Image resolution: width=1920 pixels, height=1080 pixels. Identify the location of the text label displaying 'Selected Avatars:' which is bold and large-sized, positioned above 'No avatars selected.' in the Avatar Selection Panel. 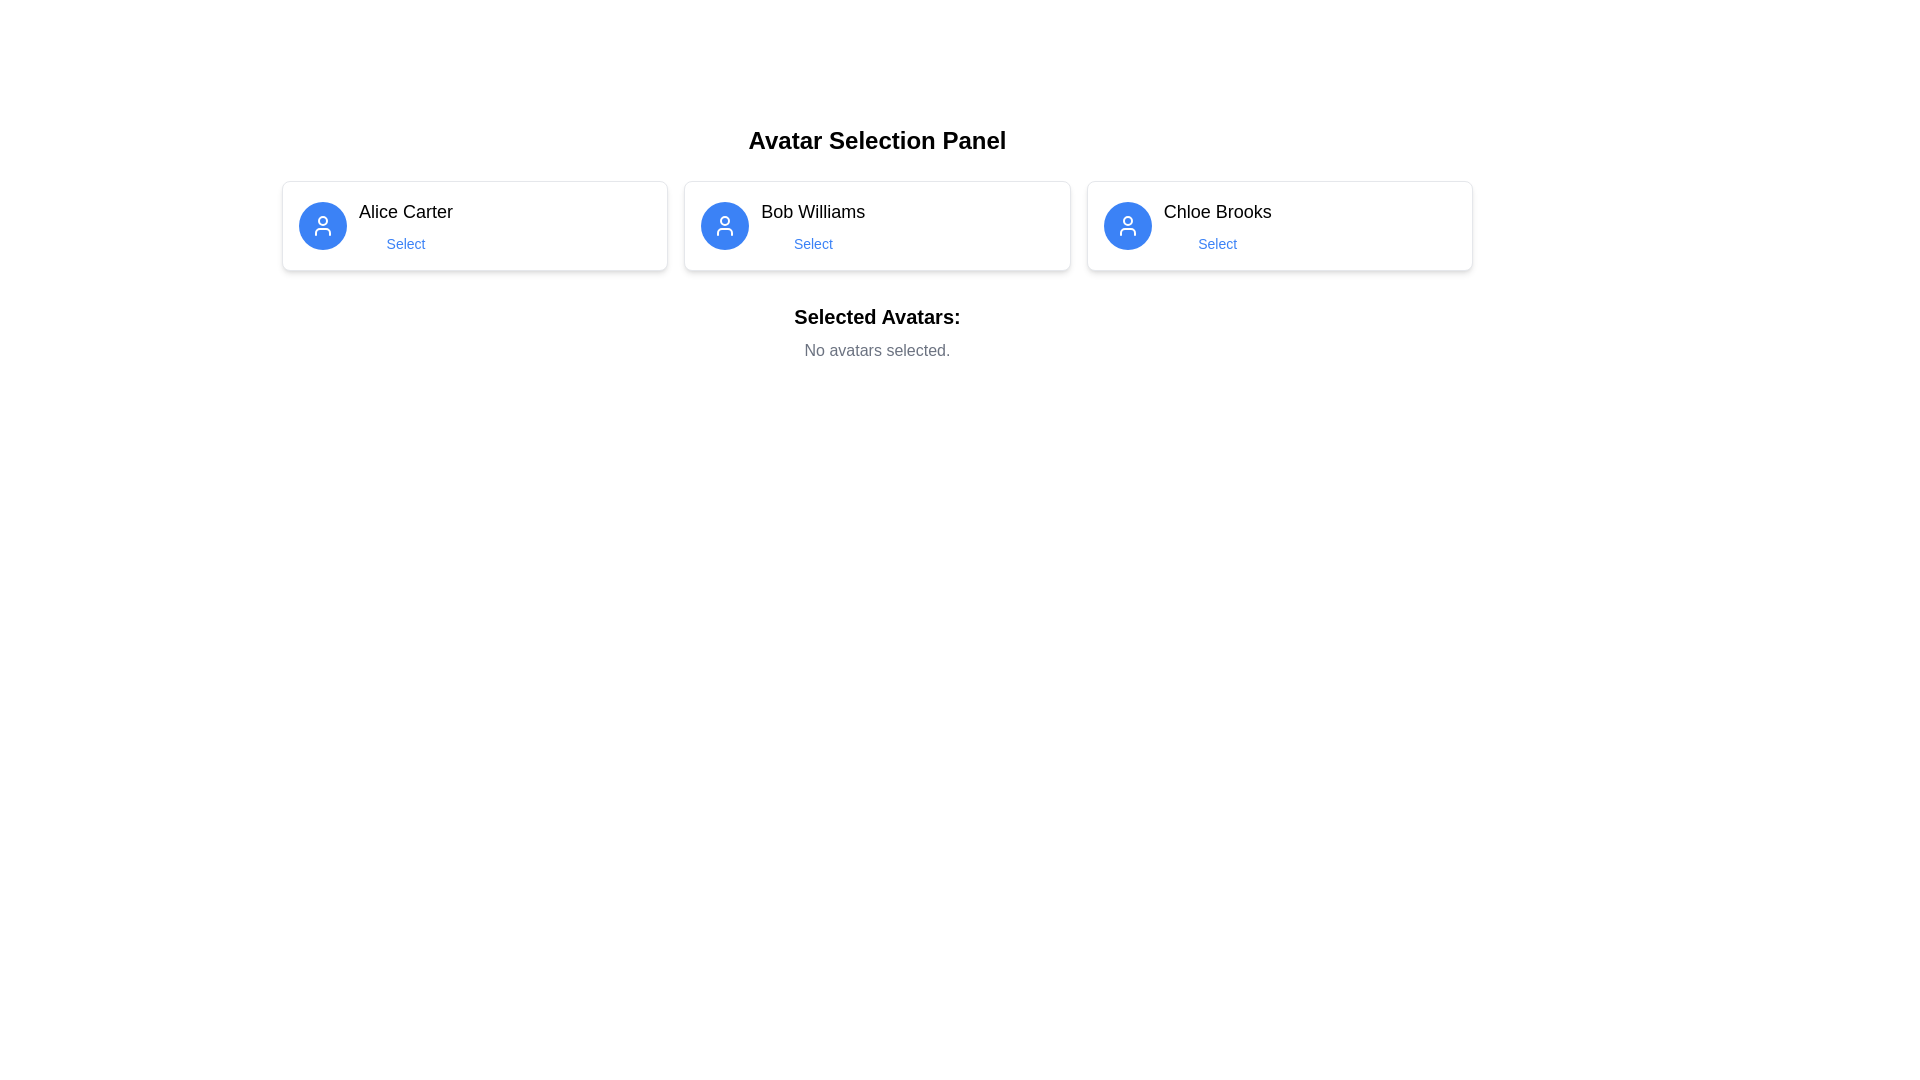
(877, 315).